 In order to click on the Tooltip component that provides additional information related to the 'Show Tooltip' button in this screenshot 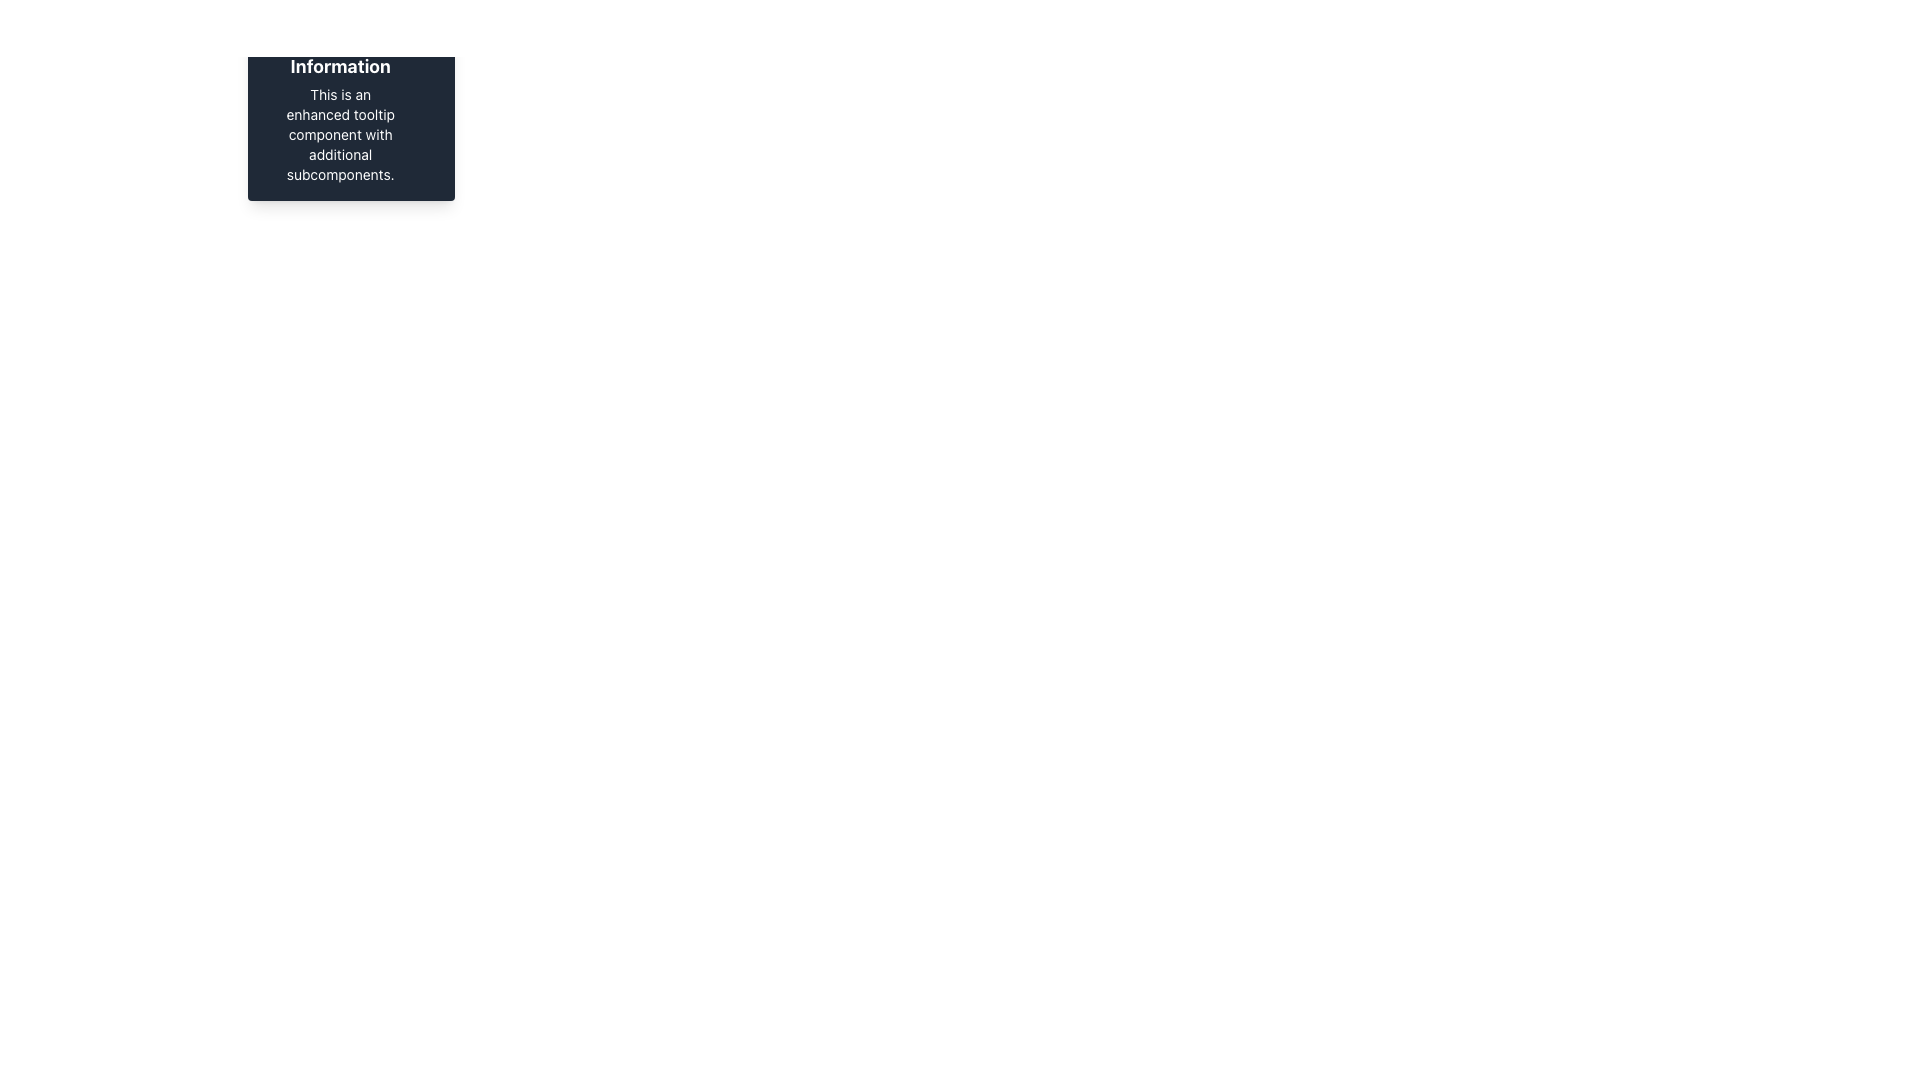, I will do `click(351, 104)`.